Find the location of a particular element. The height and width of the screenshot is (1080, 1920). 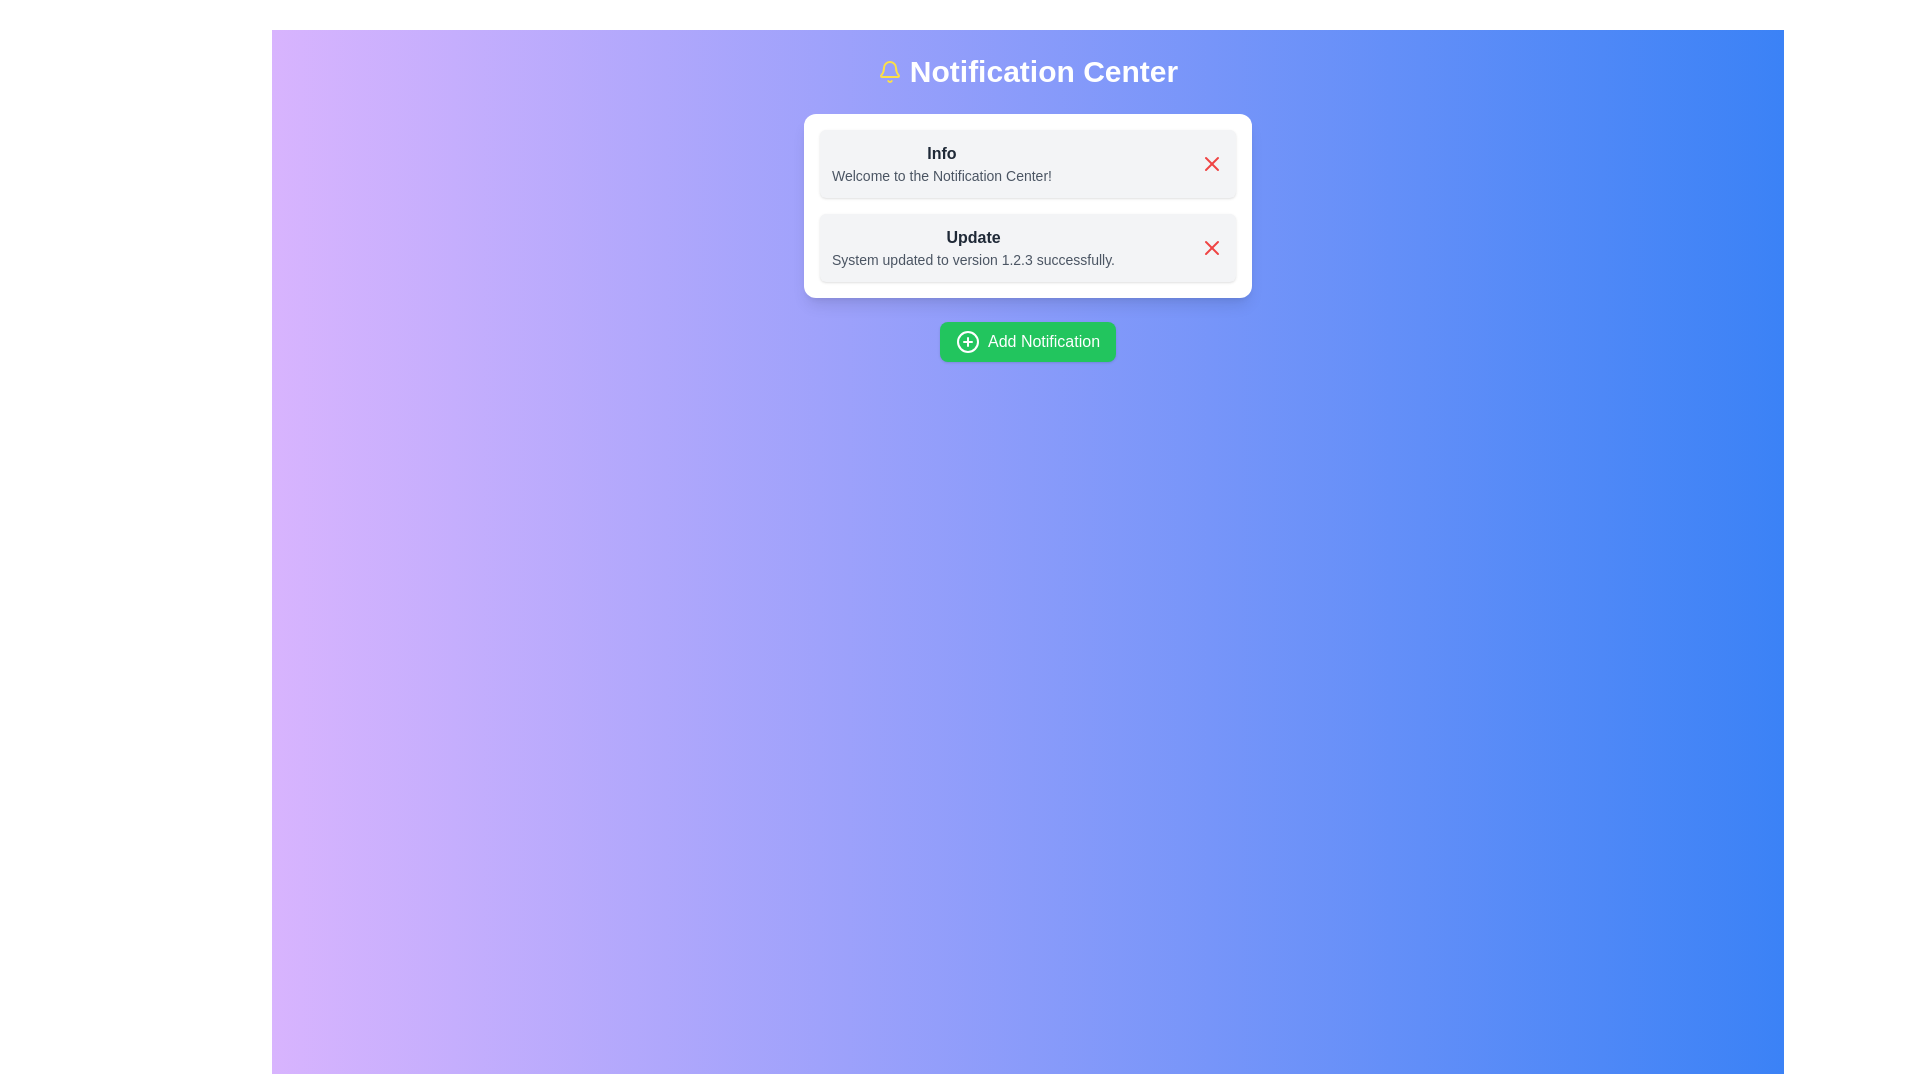

the second notification in the Notification Center for accessibility purposes is located at coordinates (1027, 246).